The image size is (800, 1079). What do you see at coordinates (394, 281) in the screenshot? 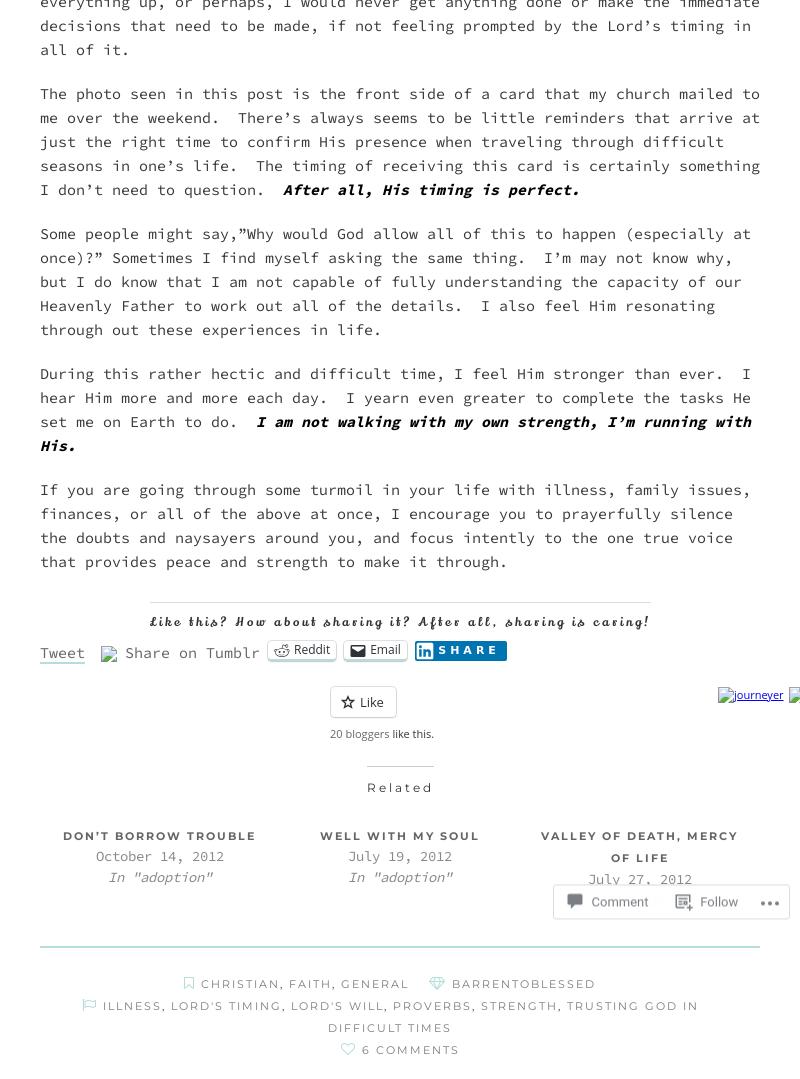
I see `'Some people might say,”Why would God allow all of this to happen (especially at once)?” Sometimes I find myself asking the same thing.  I’m may not know why, but I do know that I am not capable of fully understanding the capacity of our Heavenly Father to work out all of the details.  I also feel Him resonating through out these experiences in life.'` at bounding box center [394, 281].